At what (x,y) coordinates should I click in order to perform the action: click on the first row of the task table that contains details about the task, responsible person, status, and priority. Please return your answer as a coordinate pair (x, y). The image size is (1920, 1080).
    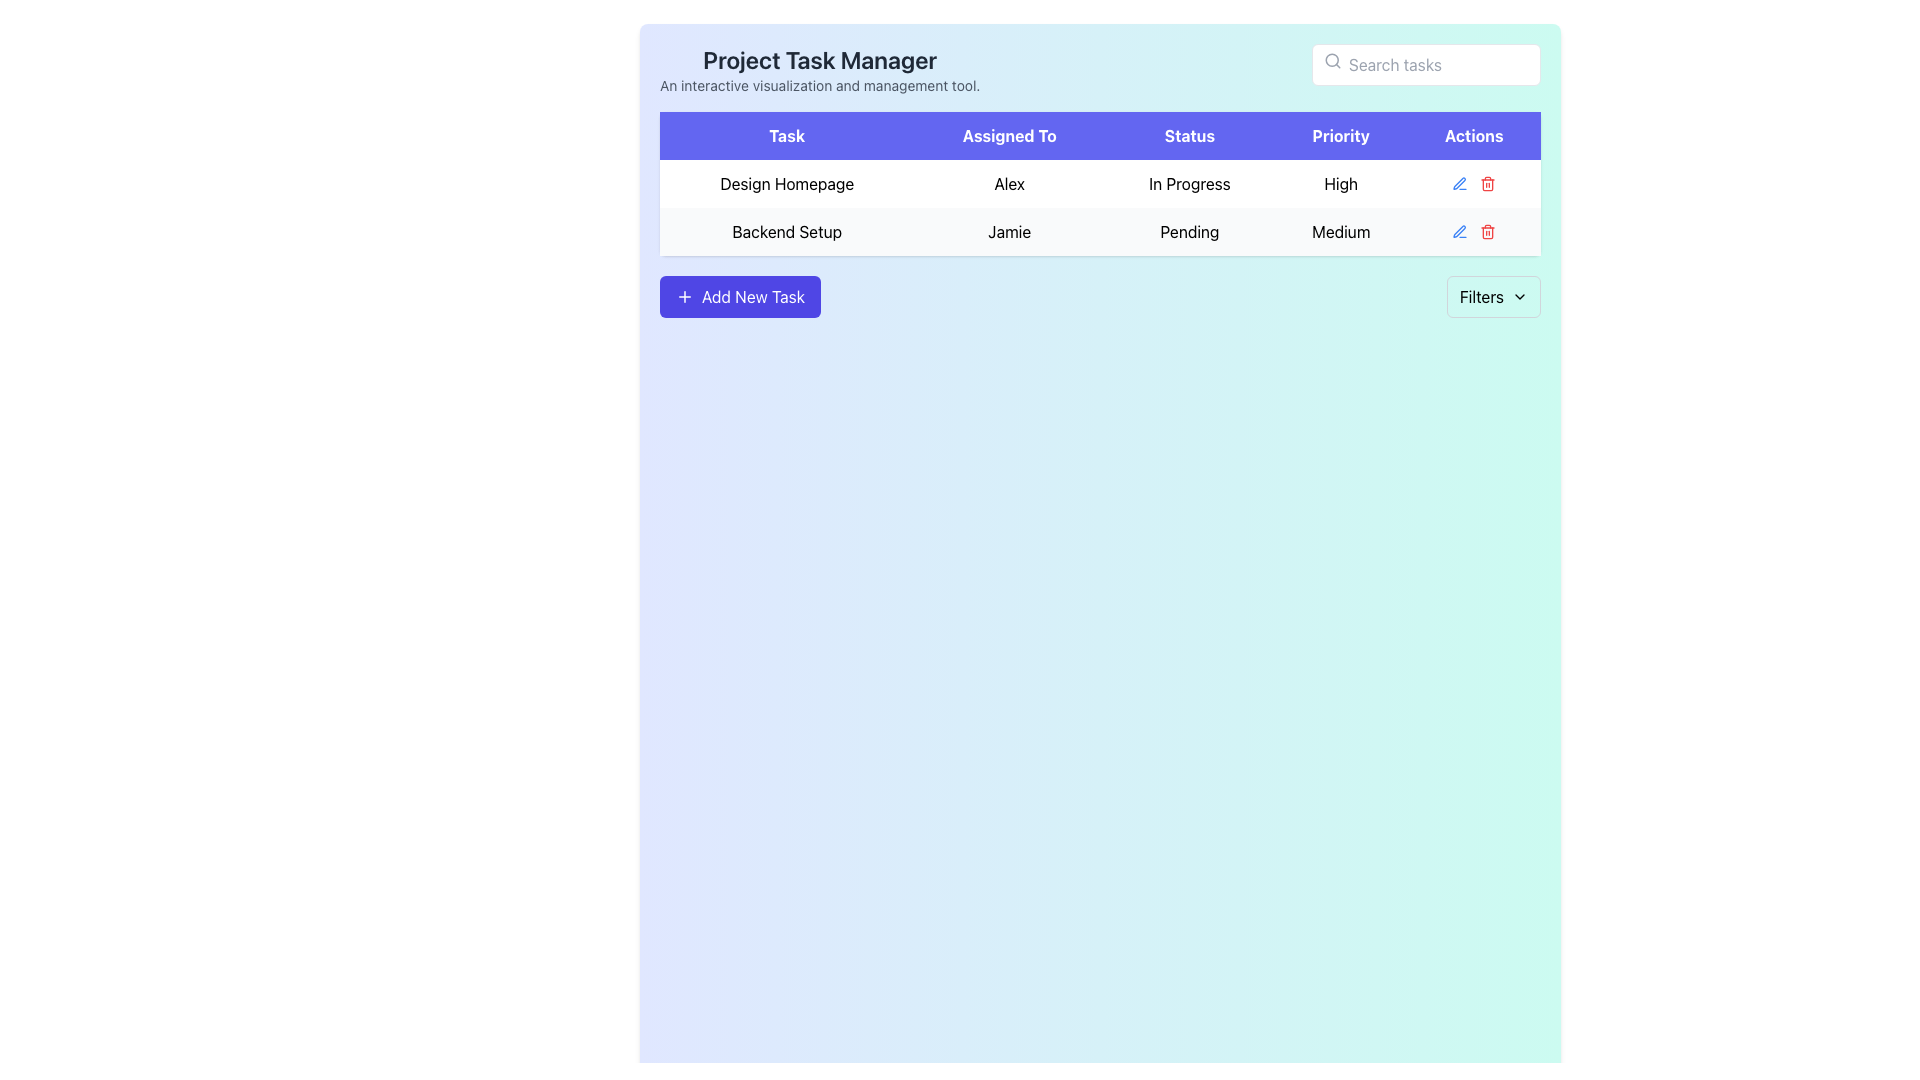
    Looking at the image, I should click on (1098, 208).